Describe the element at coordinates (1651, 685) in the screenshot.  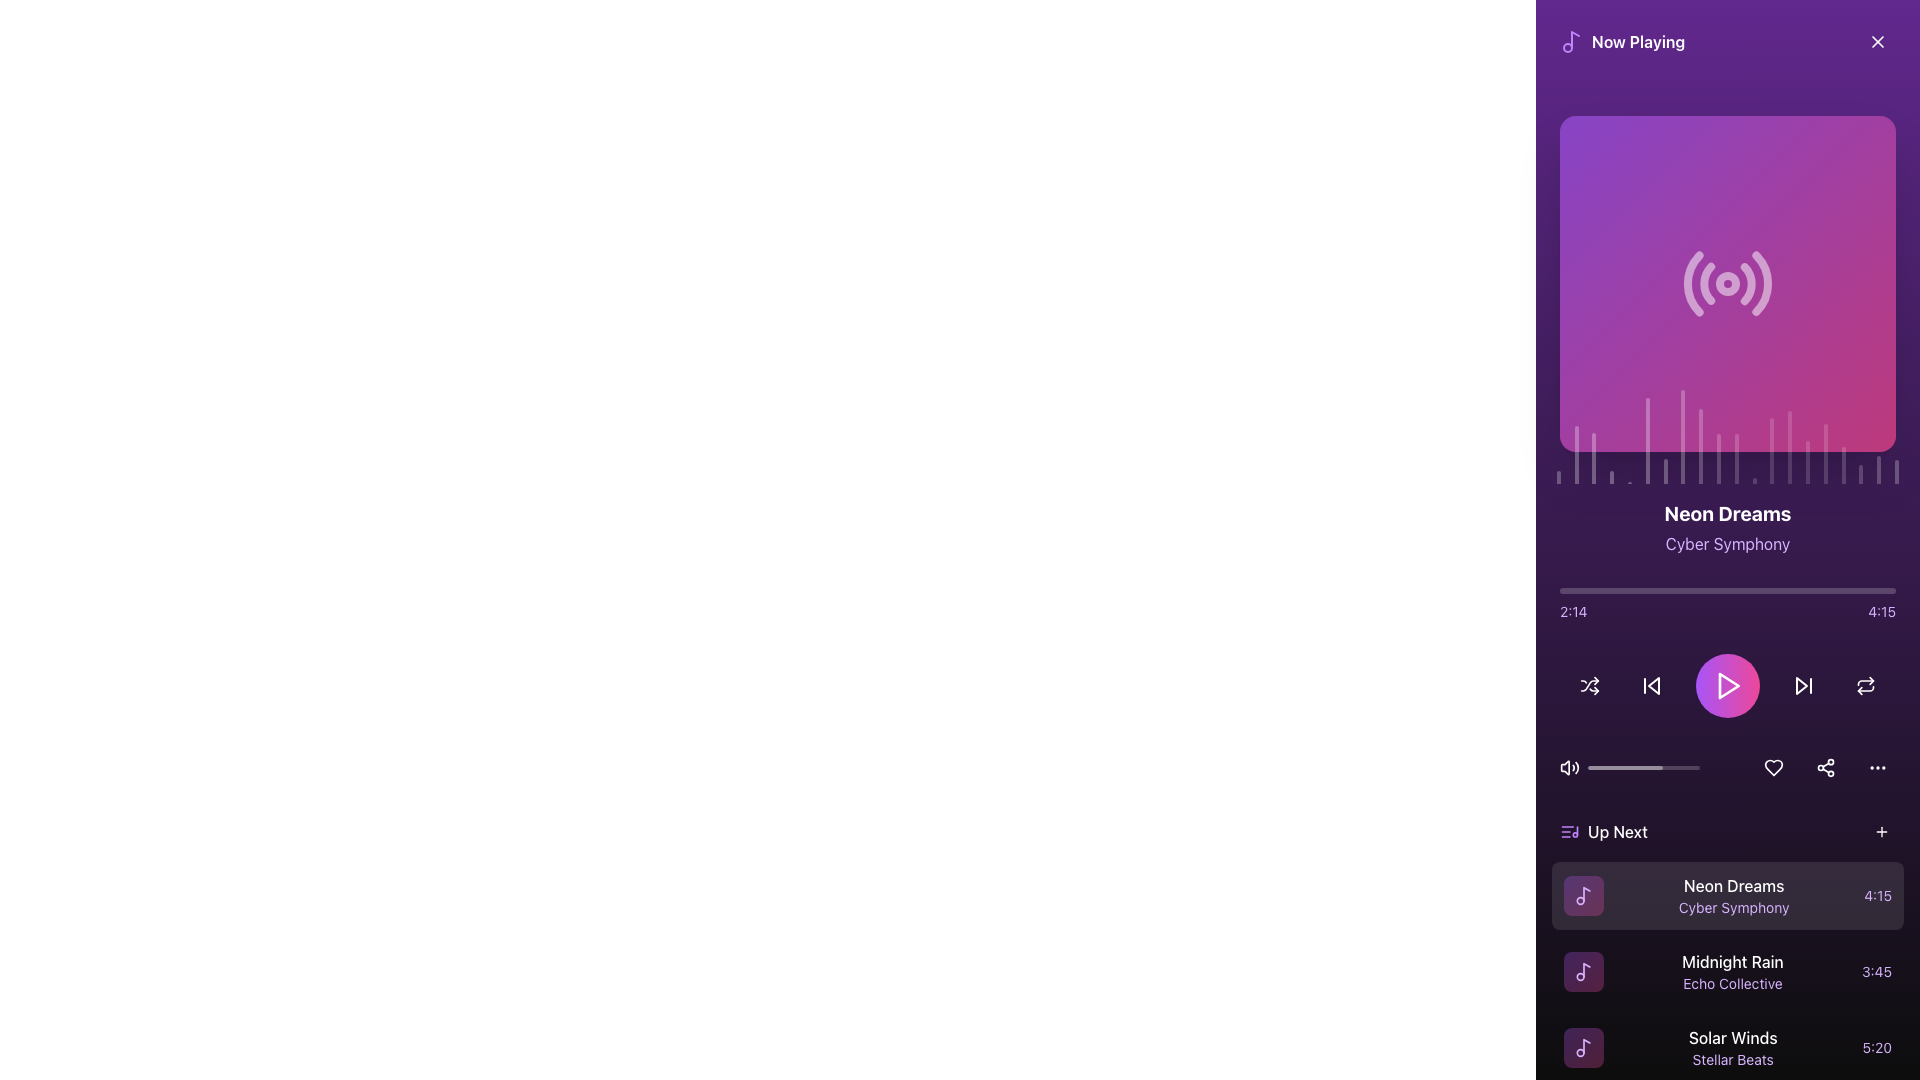
I see `the backtrack button, which is a left-facing arrow with two vertical bars, styled with a purple background` at that location.